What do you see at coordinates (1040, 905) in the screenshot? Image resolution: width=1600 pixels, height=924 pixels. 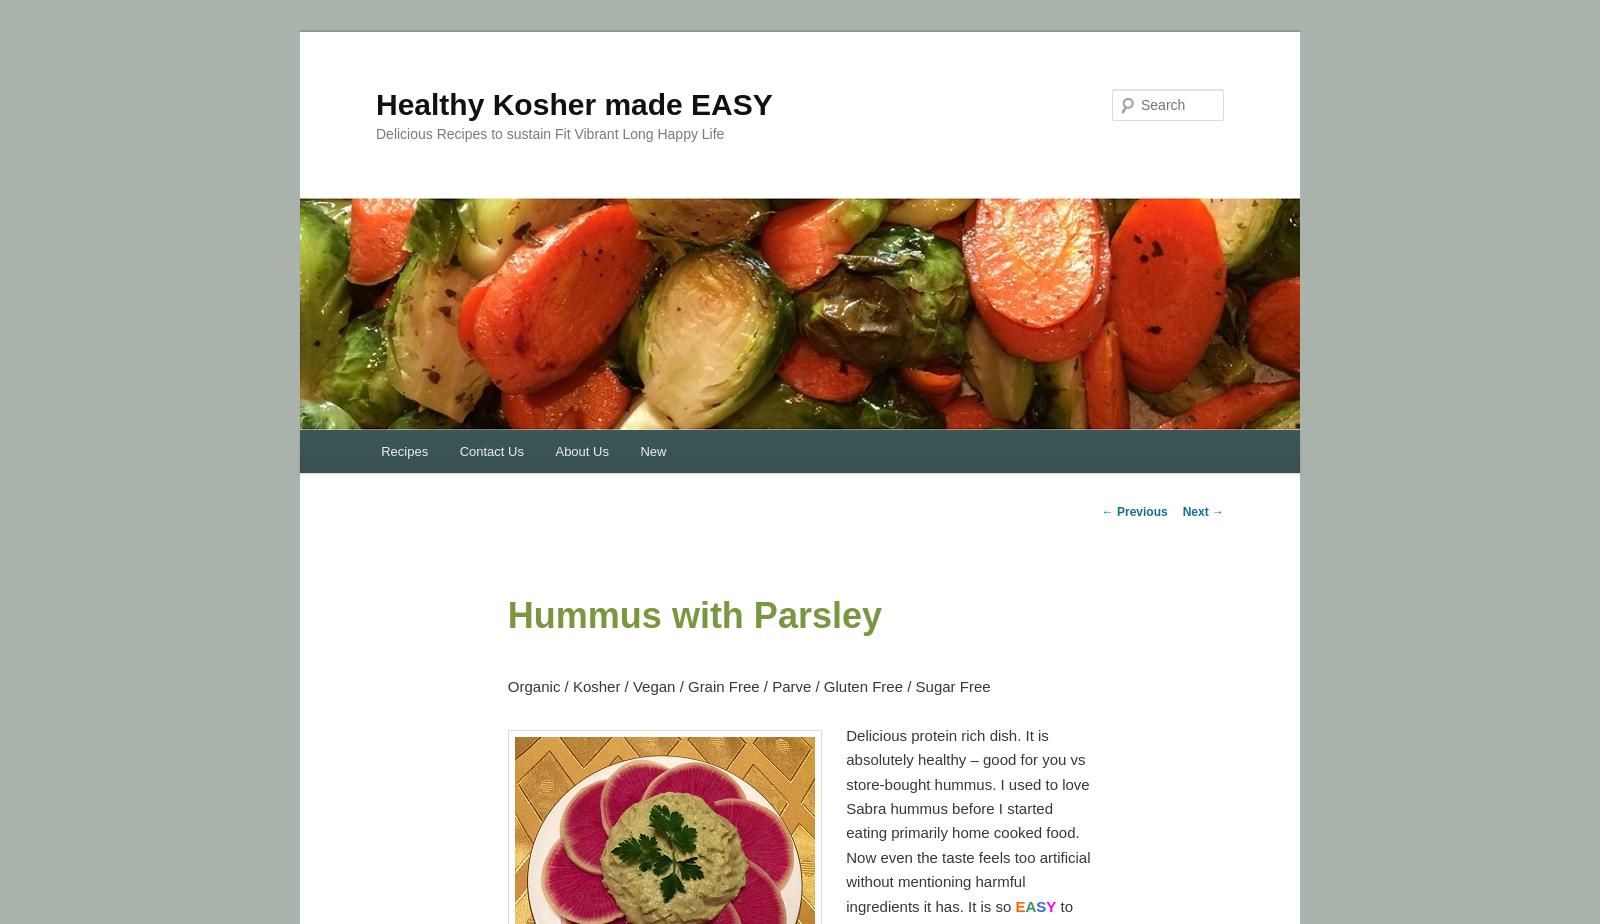 I see `'S'` at bounding box center [1040, 905].